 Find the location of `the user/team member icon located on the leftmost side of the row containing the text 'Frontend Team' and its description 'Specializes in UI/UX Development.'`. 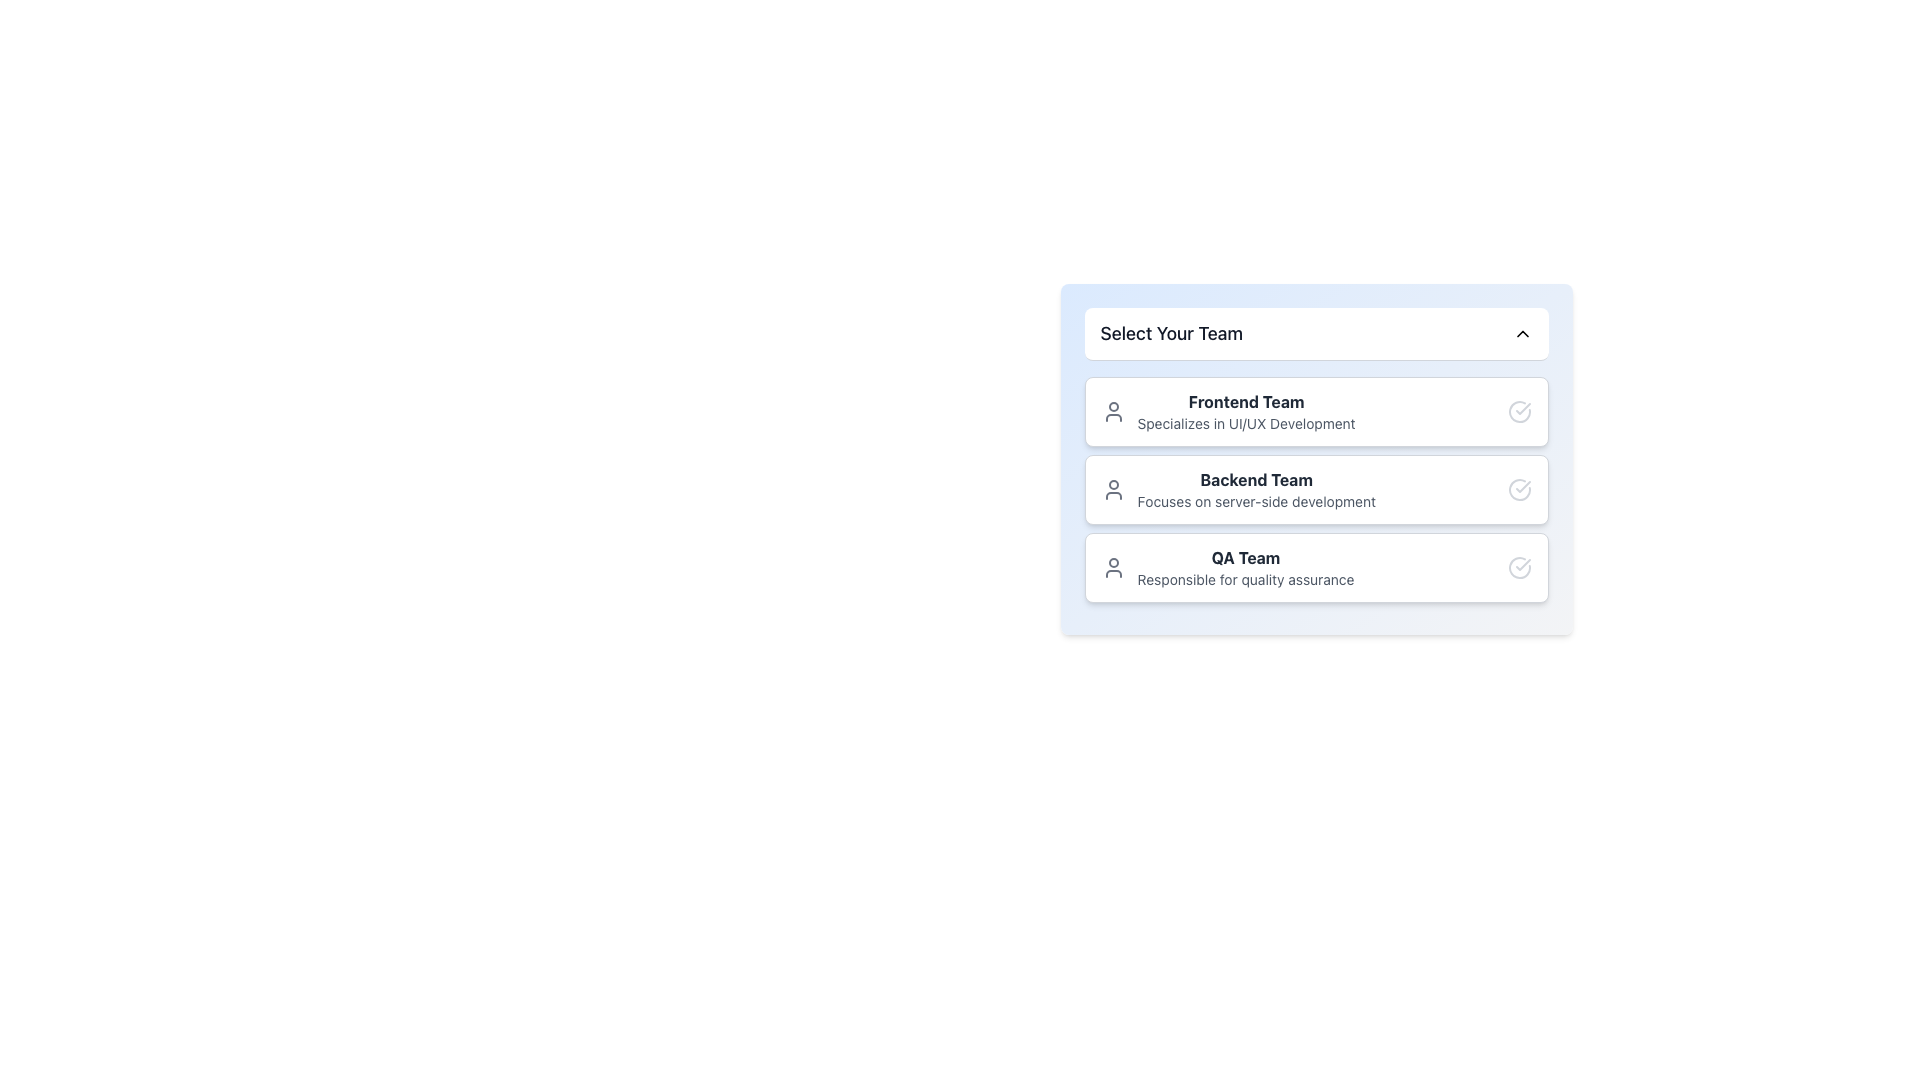

the user/team member icon located on the leftmost side of the row containing the text 'Frontend Team' and its description 'Specializes in UI/UX Development.' is located at coordinates (1112, 411).